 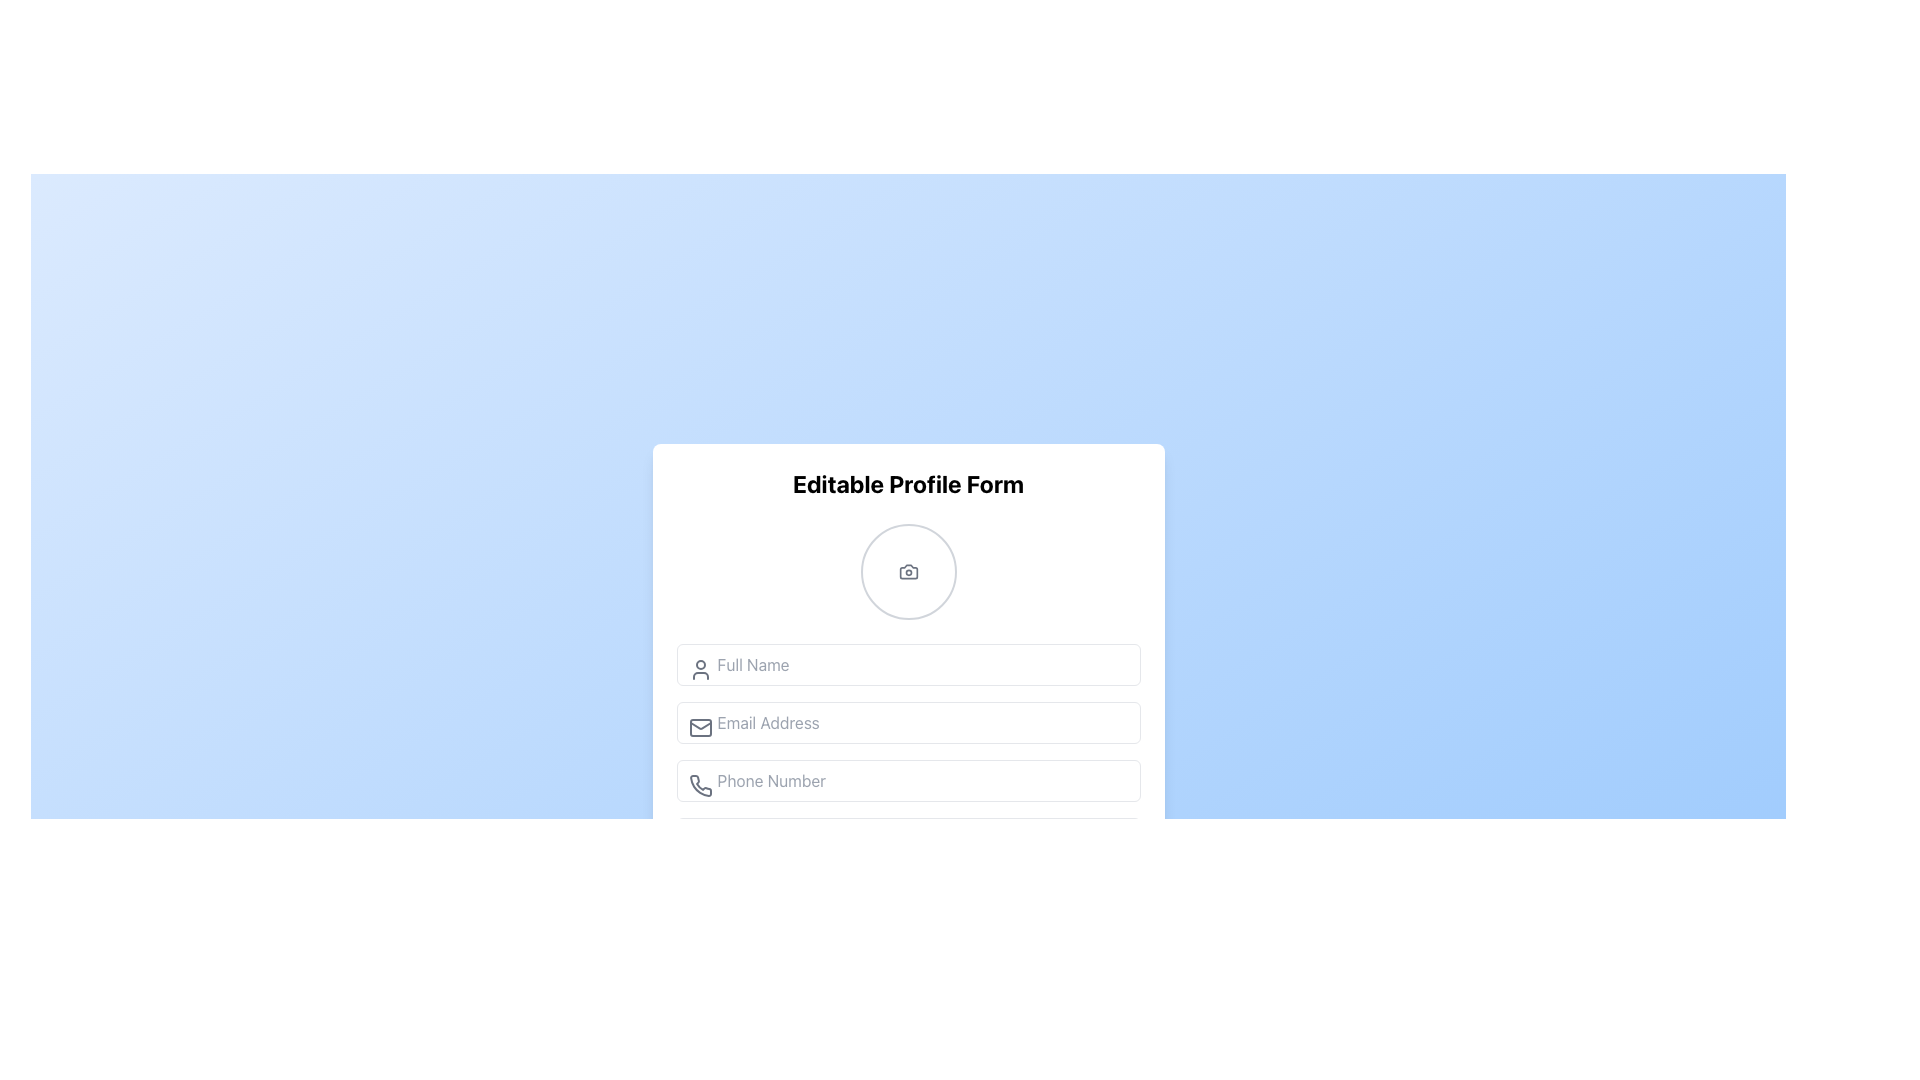 What do you see at coordinates (700, 785) in the screenshot?
I see `the phone icon that indicates the purpose of the adjacent input field for phone number input` at bounding box center [700, 785].